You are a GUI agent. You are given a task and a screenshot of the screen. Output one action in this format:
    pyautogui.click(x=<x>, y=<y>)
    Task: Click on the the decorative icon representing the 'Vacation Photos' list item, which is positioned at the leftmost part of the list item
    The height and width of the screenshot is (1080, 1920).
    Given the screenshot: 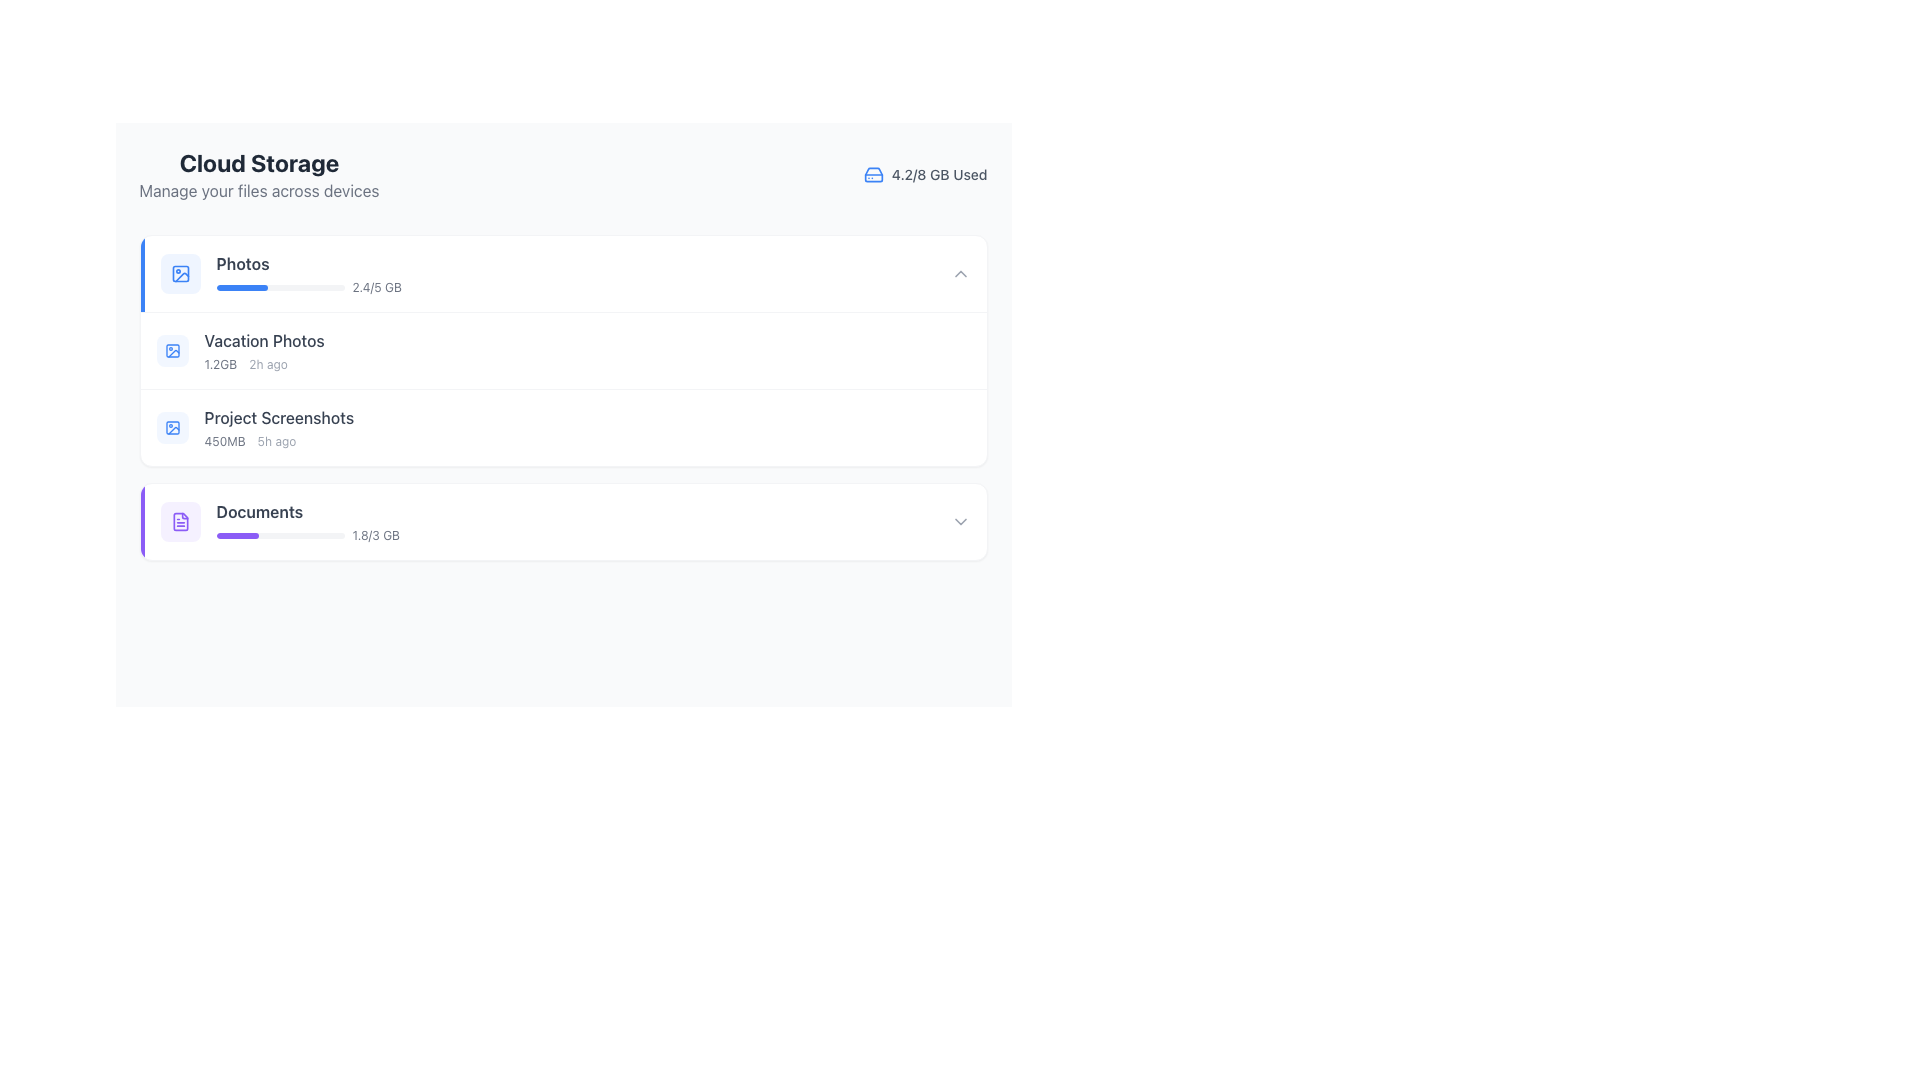 What is the action you would take?
    pyautogui.click(x=172, y=350)
    